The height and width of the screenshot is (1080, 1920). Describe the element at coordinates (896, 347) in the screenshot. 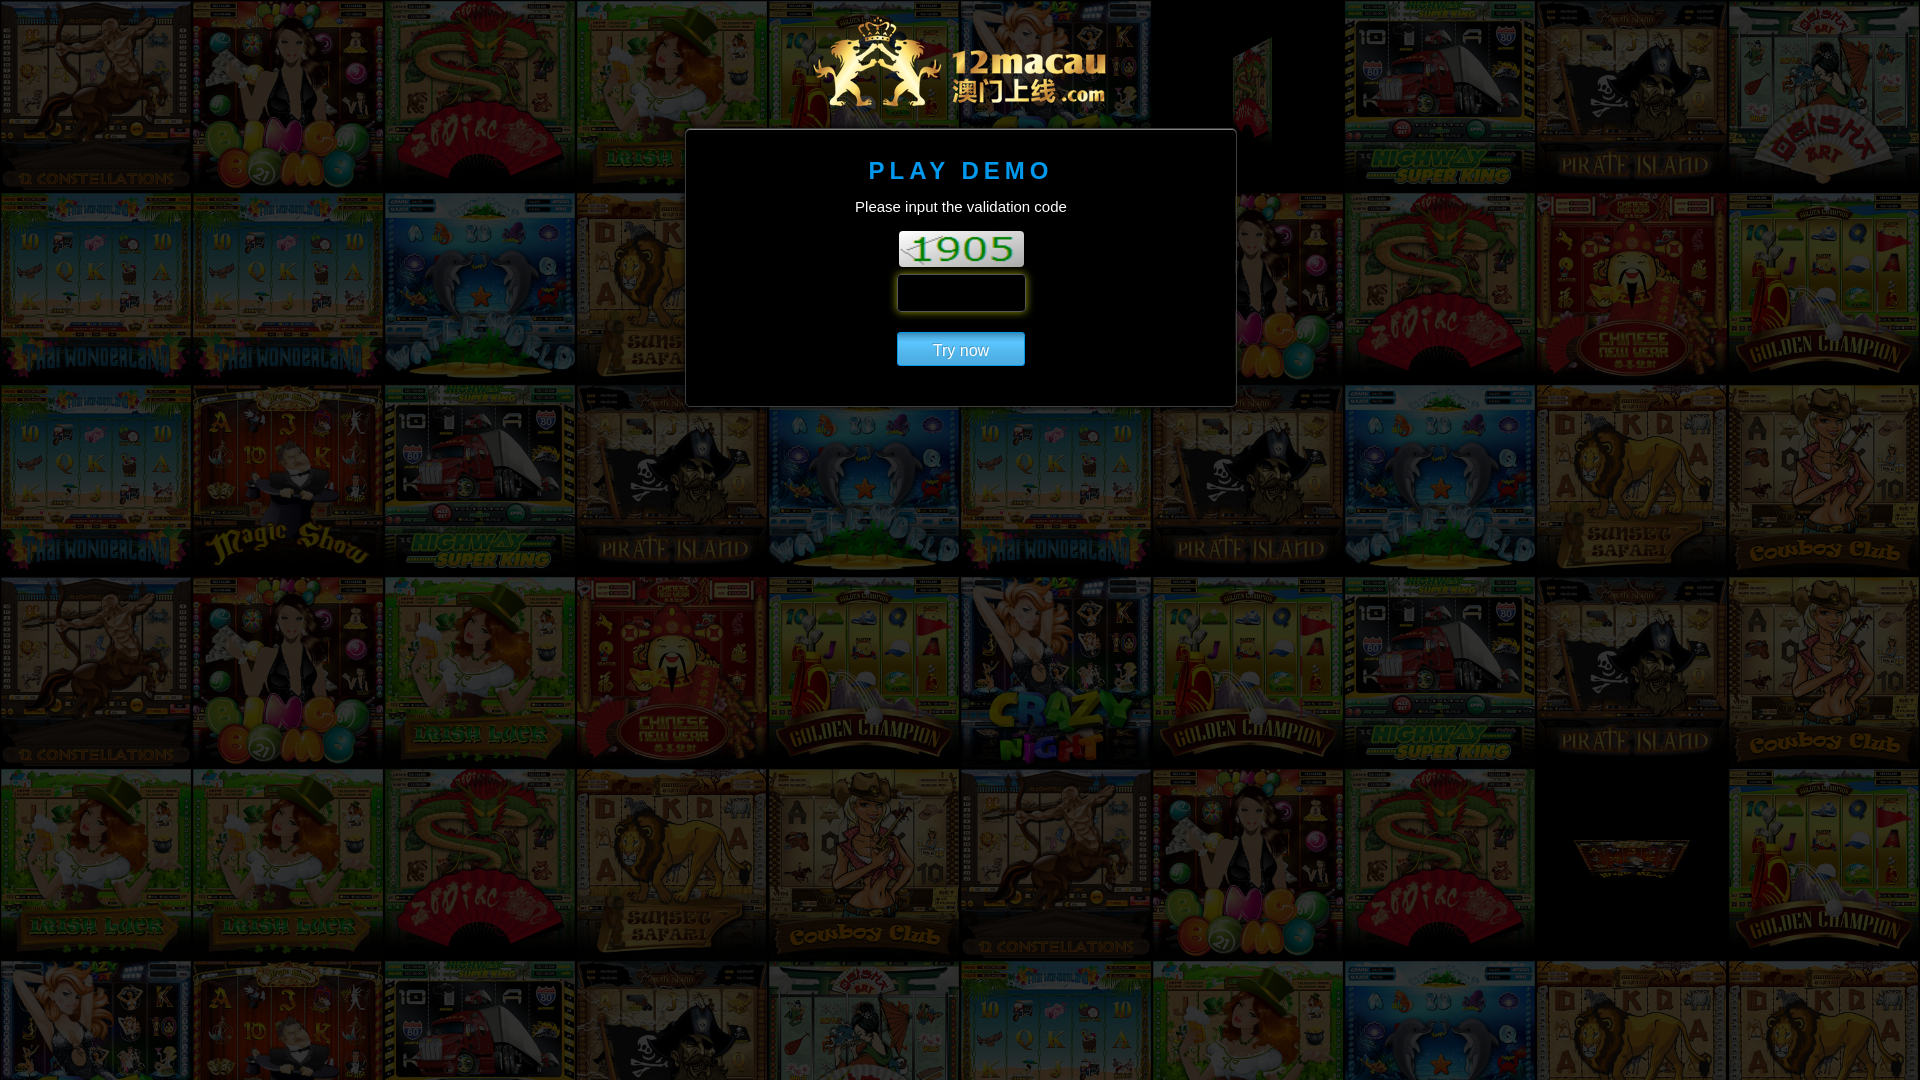

I see `'Try now'` at that location.